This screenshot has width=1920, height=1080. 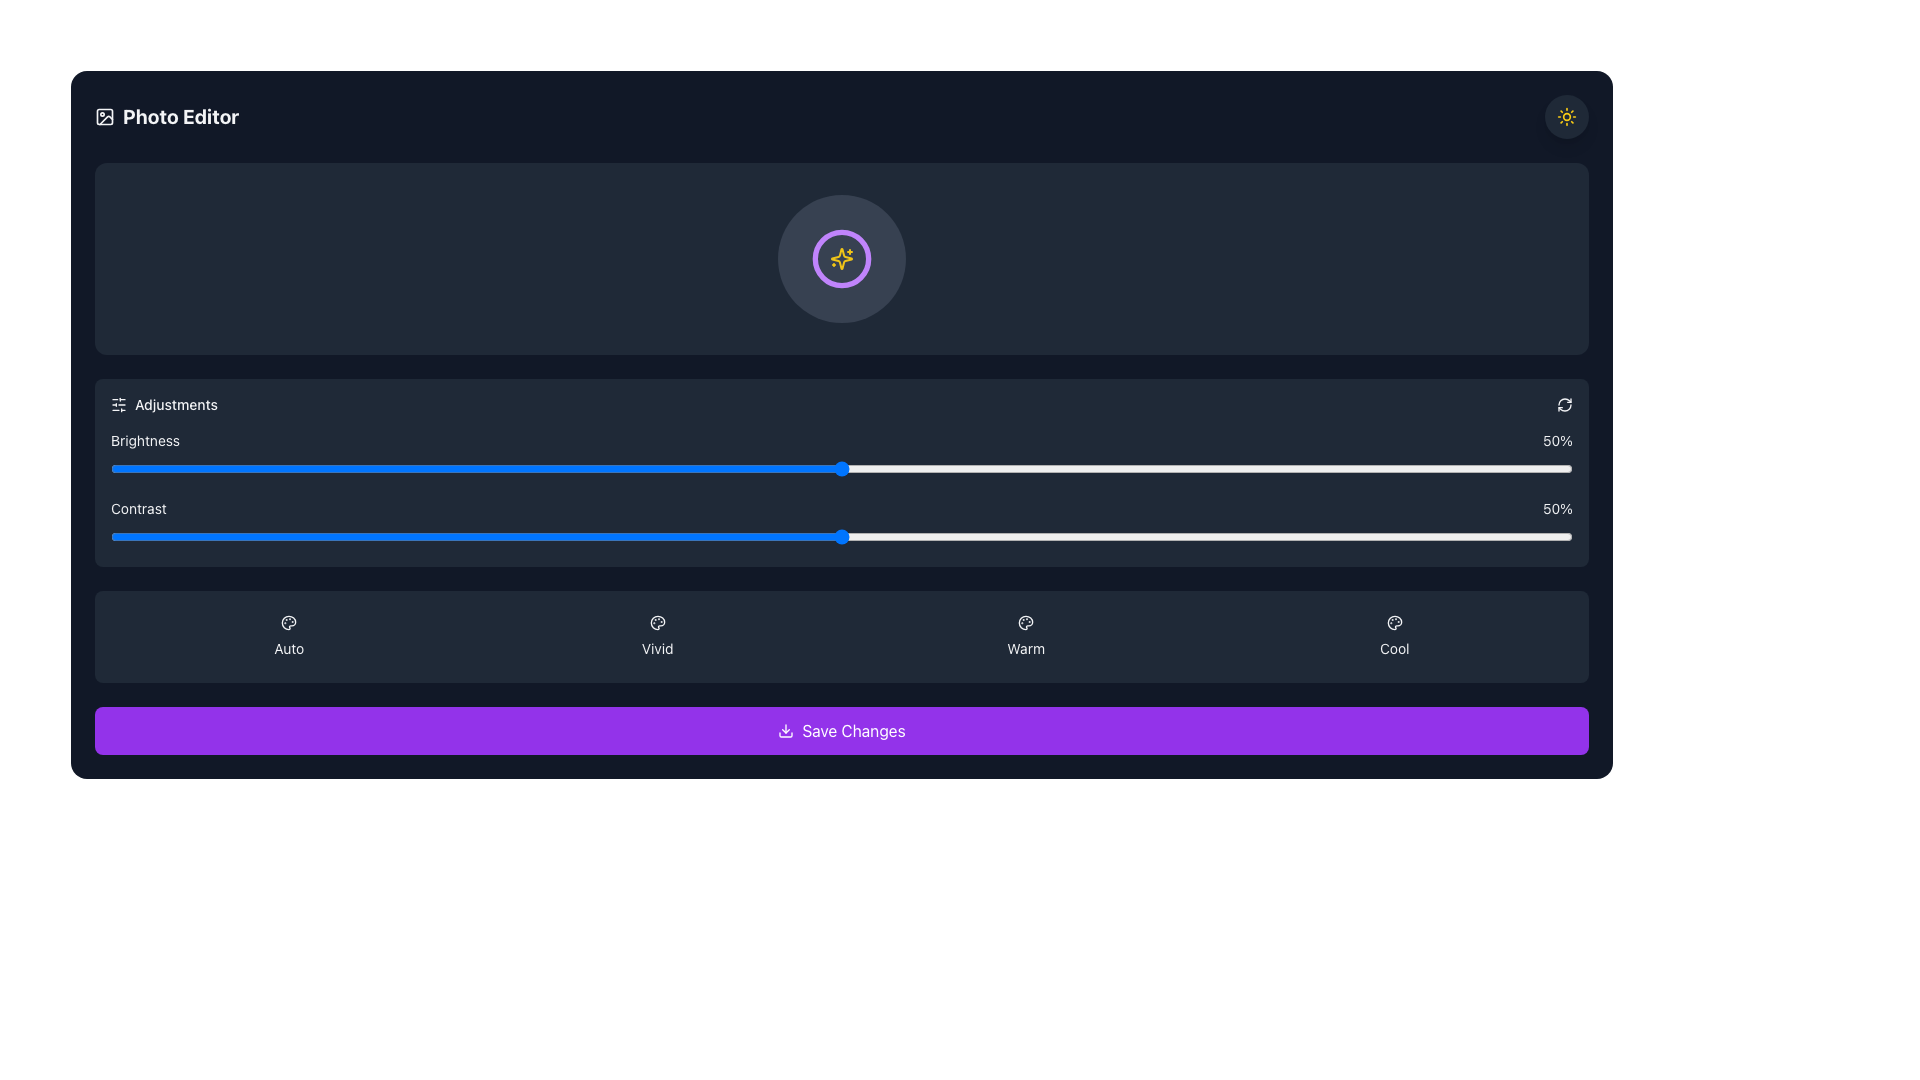 I want to click on the value of the slider, so click(x=681, y=535).